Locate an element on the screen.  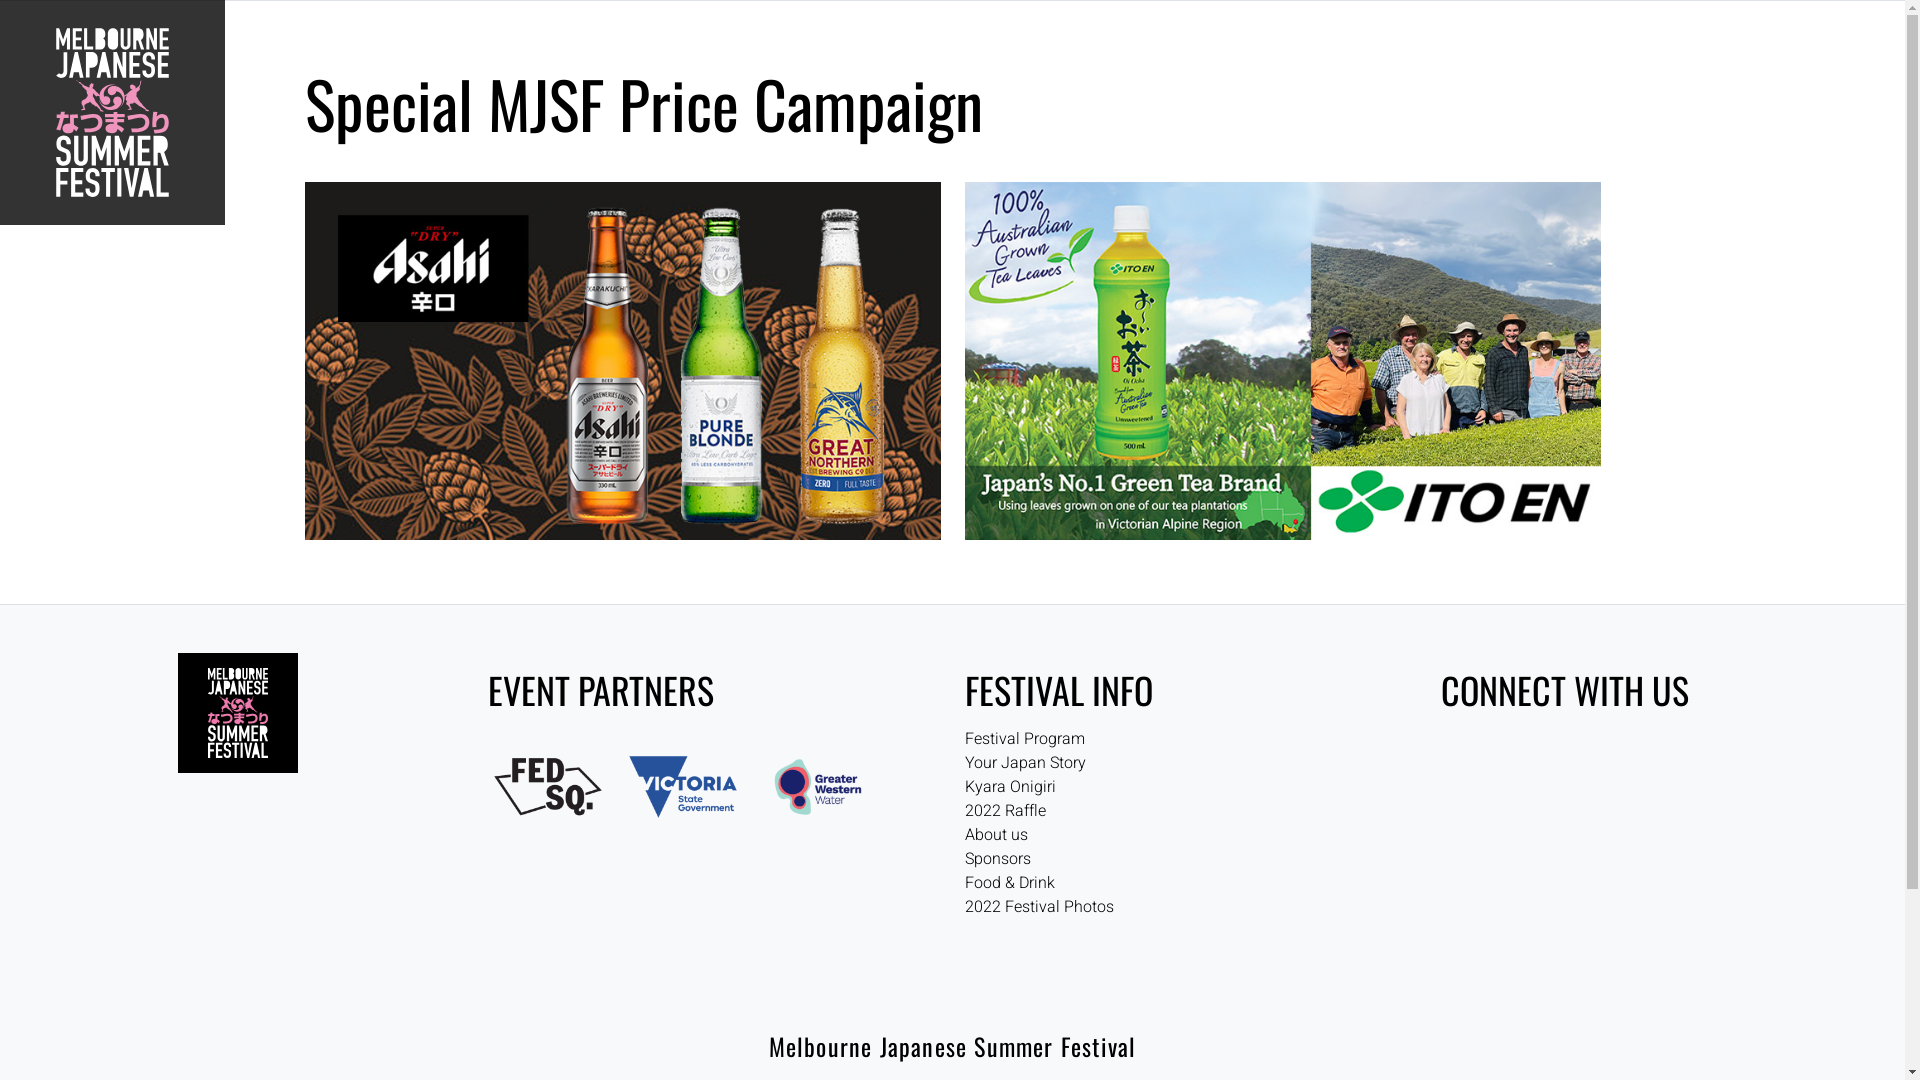
'Festival Program' is located at coordinates (1023, 739).